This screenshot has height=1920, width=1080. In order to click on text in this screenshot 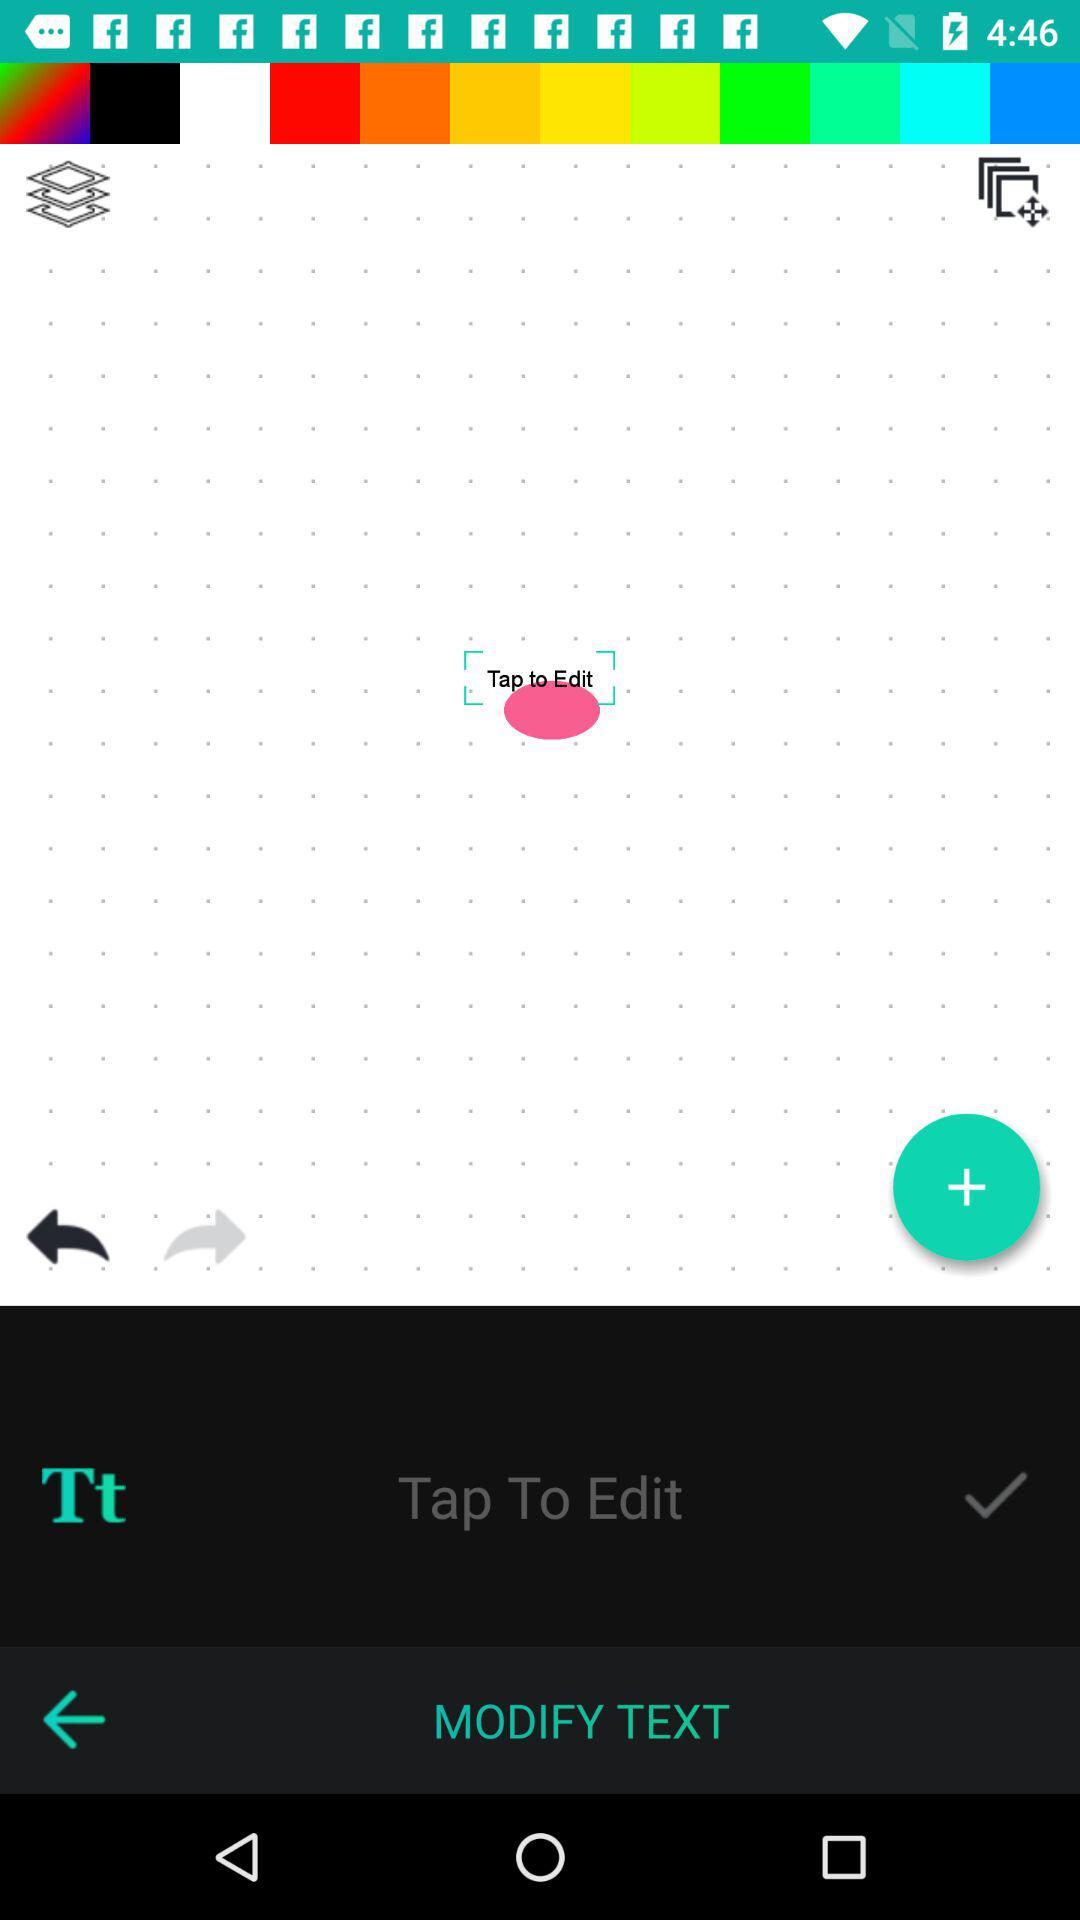, I will do `click(995, 1496)`.